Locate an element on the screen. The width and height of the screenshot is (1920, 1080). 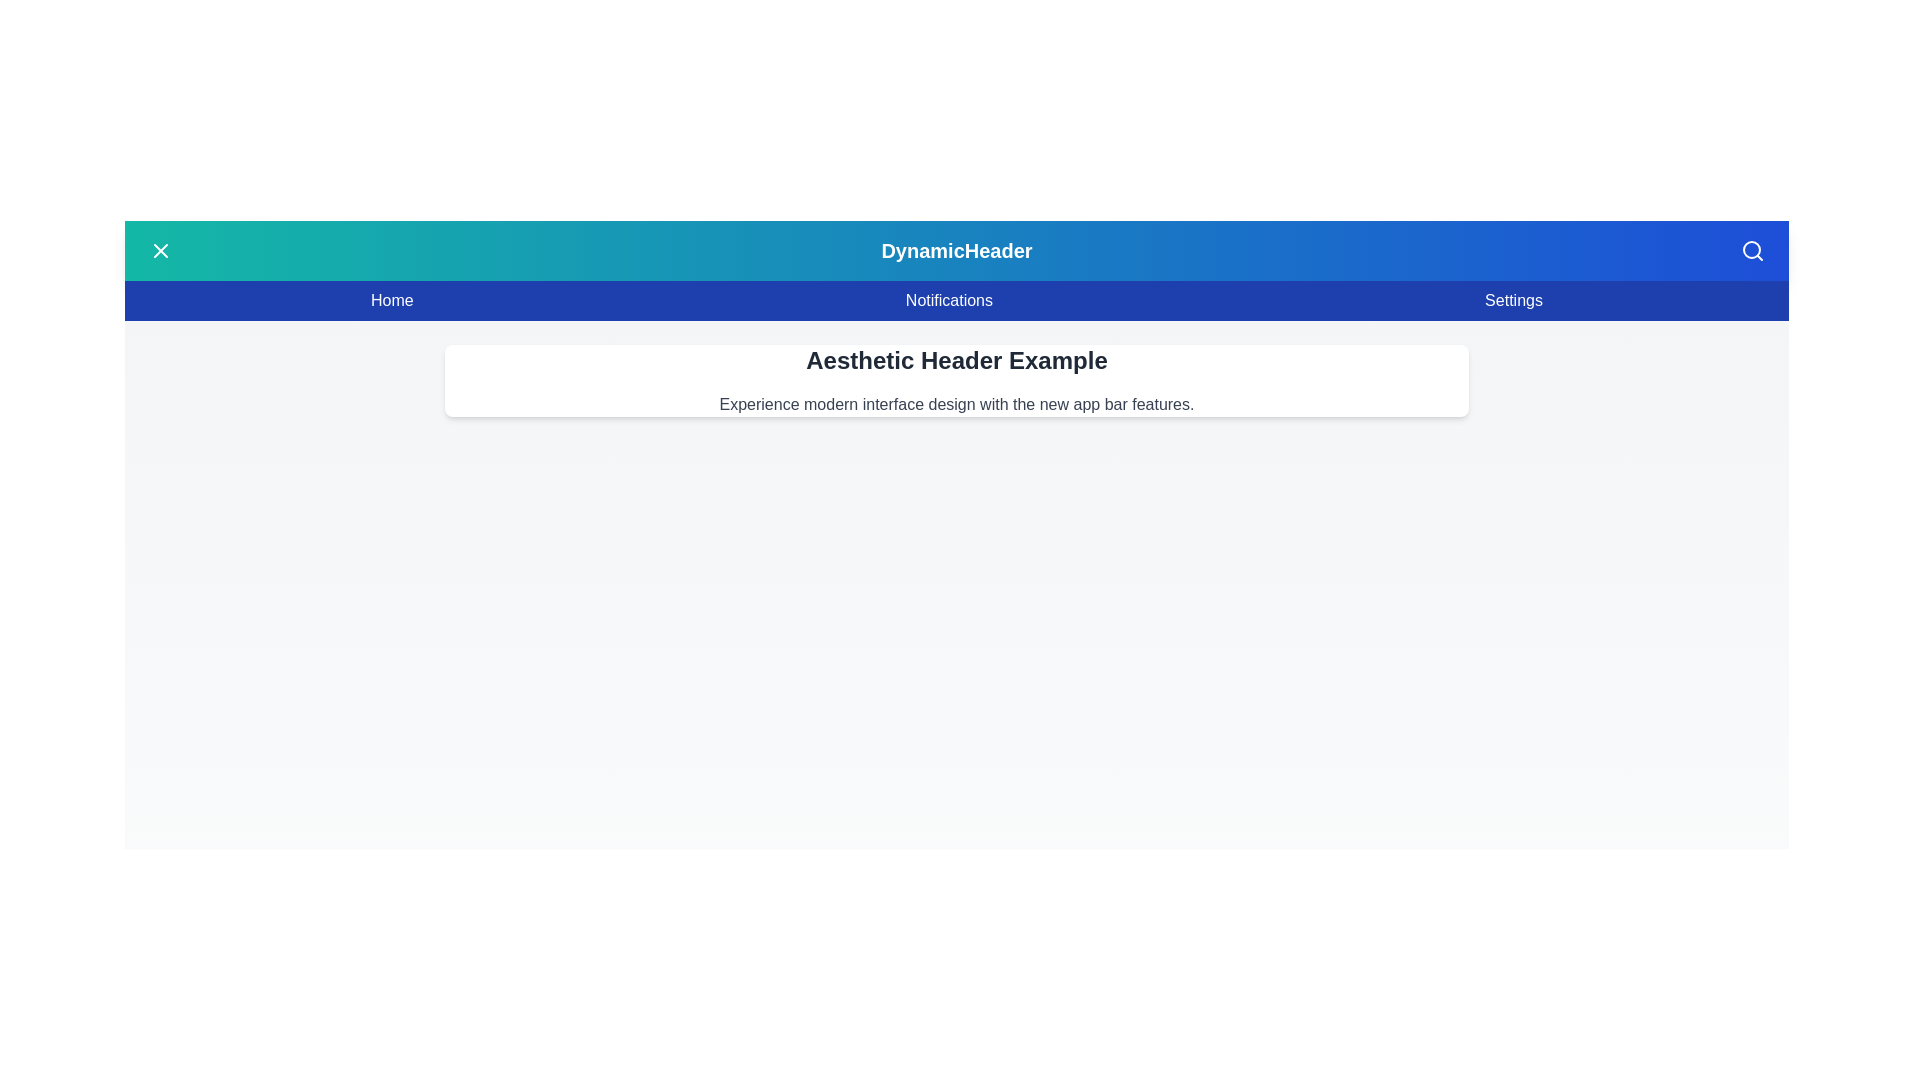
the 'Notifications' menu item in the navigation bar is located at coordinates (948, 300).